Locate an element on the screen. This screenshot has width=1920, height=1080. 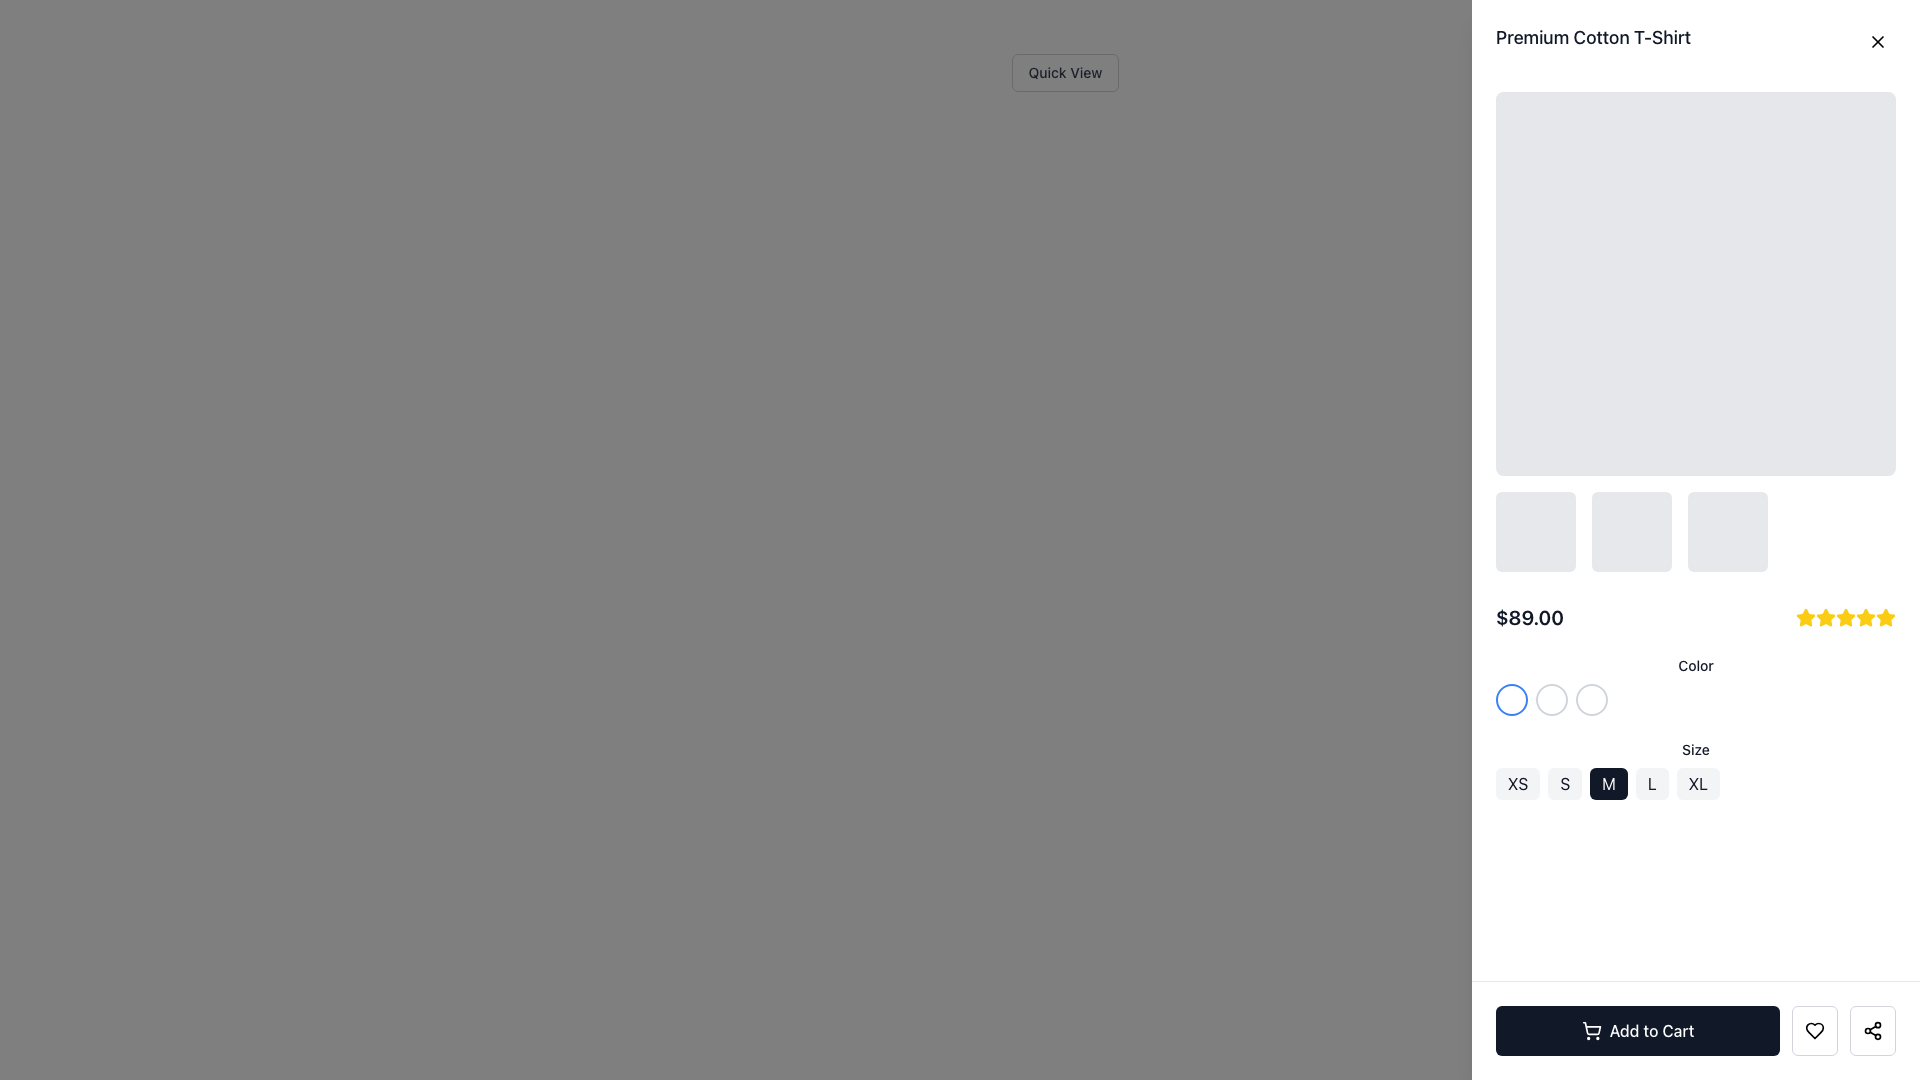
the close icon located at the top-right corner of the product description panel next to the title text 'Premium Cotton T-Shirt' is located at coordinates (1876, 42).